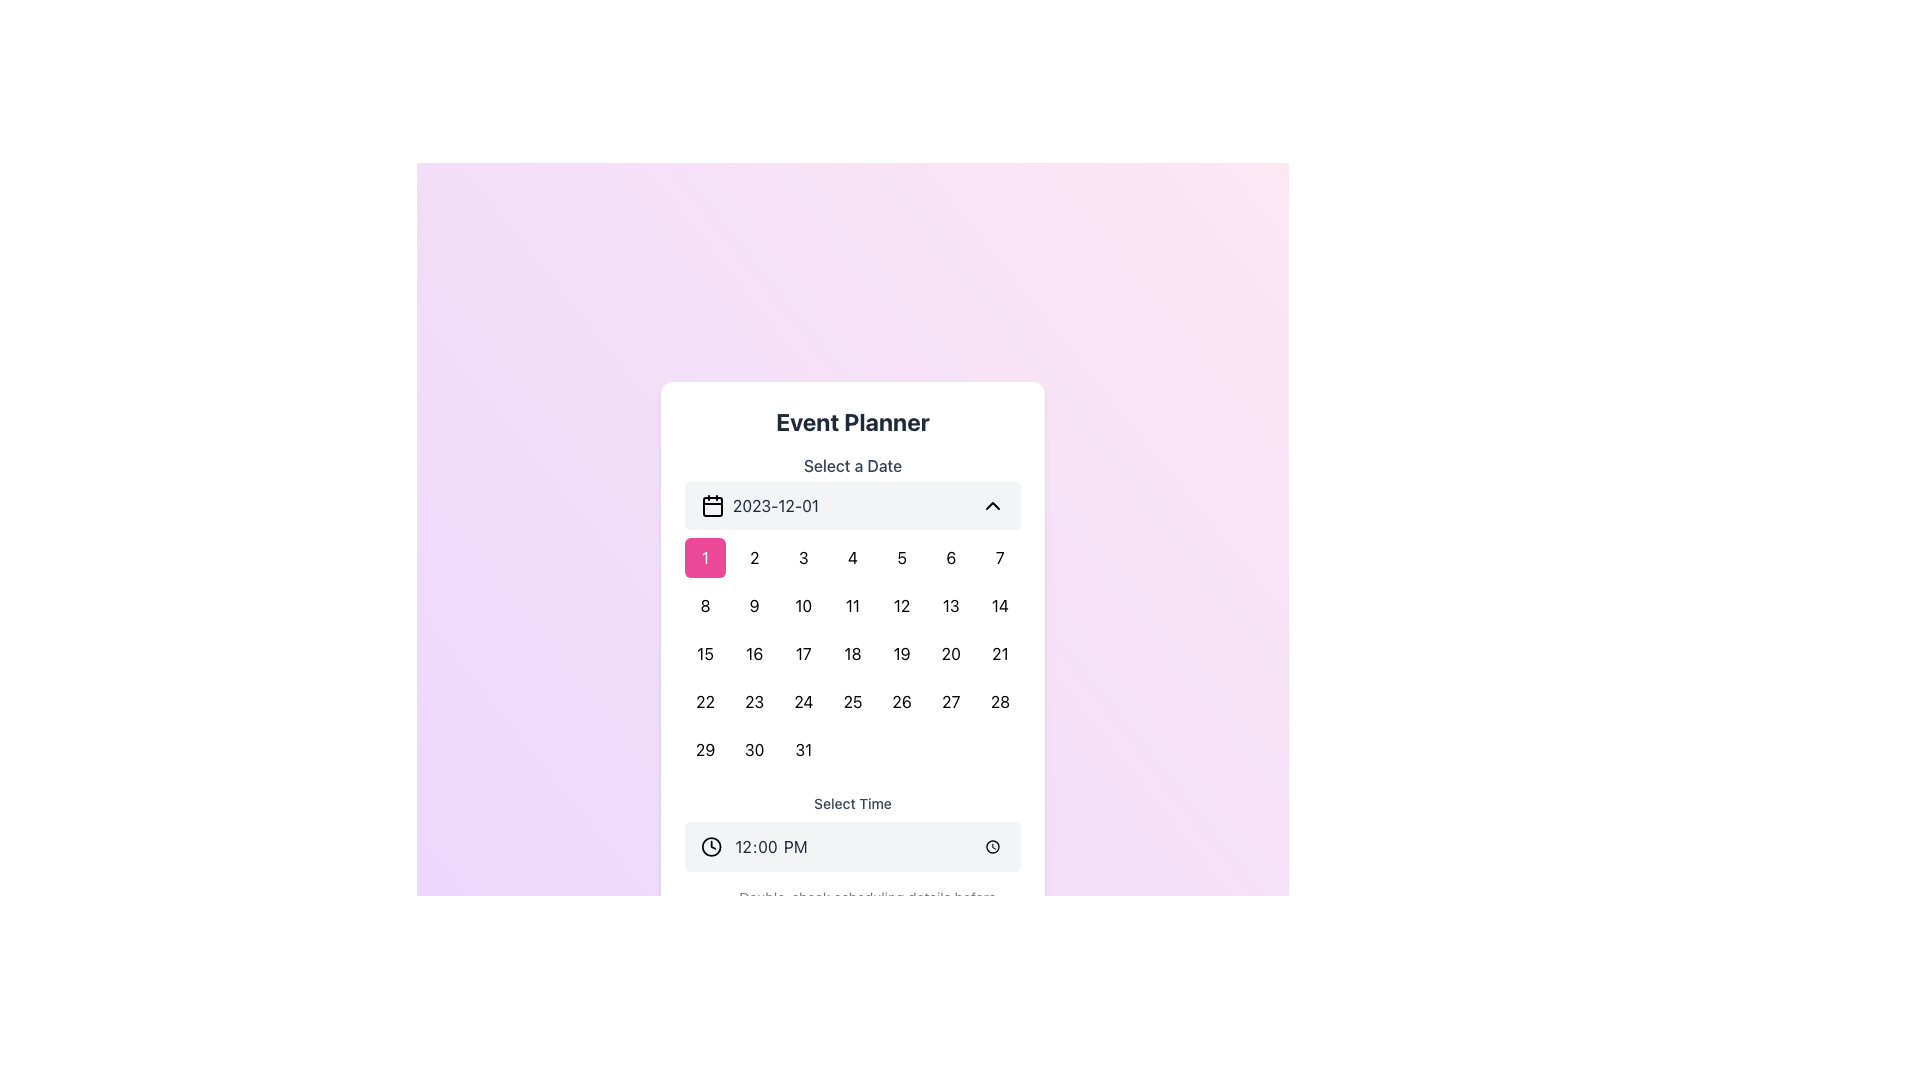 Image resolution: width=1920 pixels, height=1080 pixels. What do you see at coordinates (753, 701) in the screenshot?
I see `the rounded rectangular button labeled '23' in the Event Planner calendar grid` at bounding box center [753, 701].